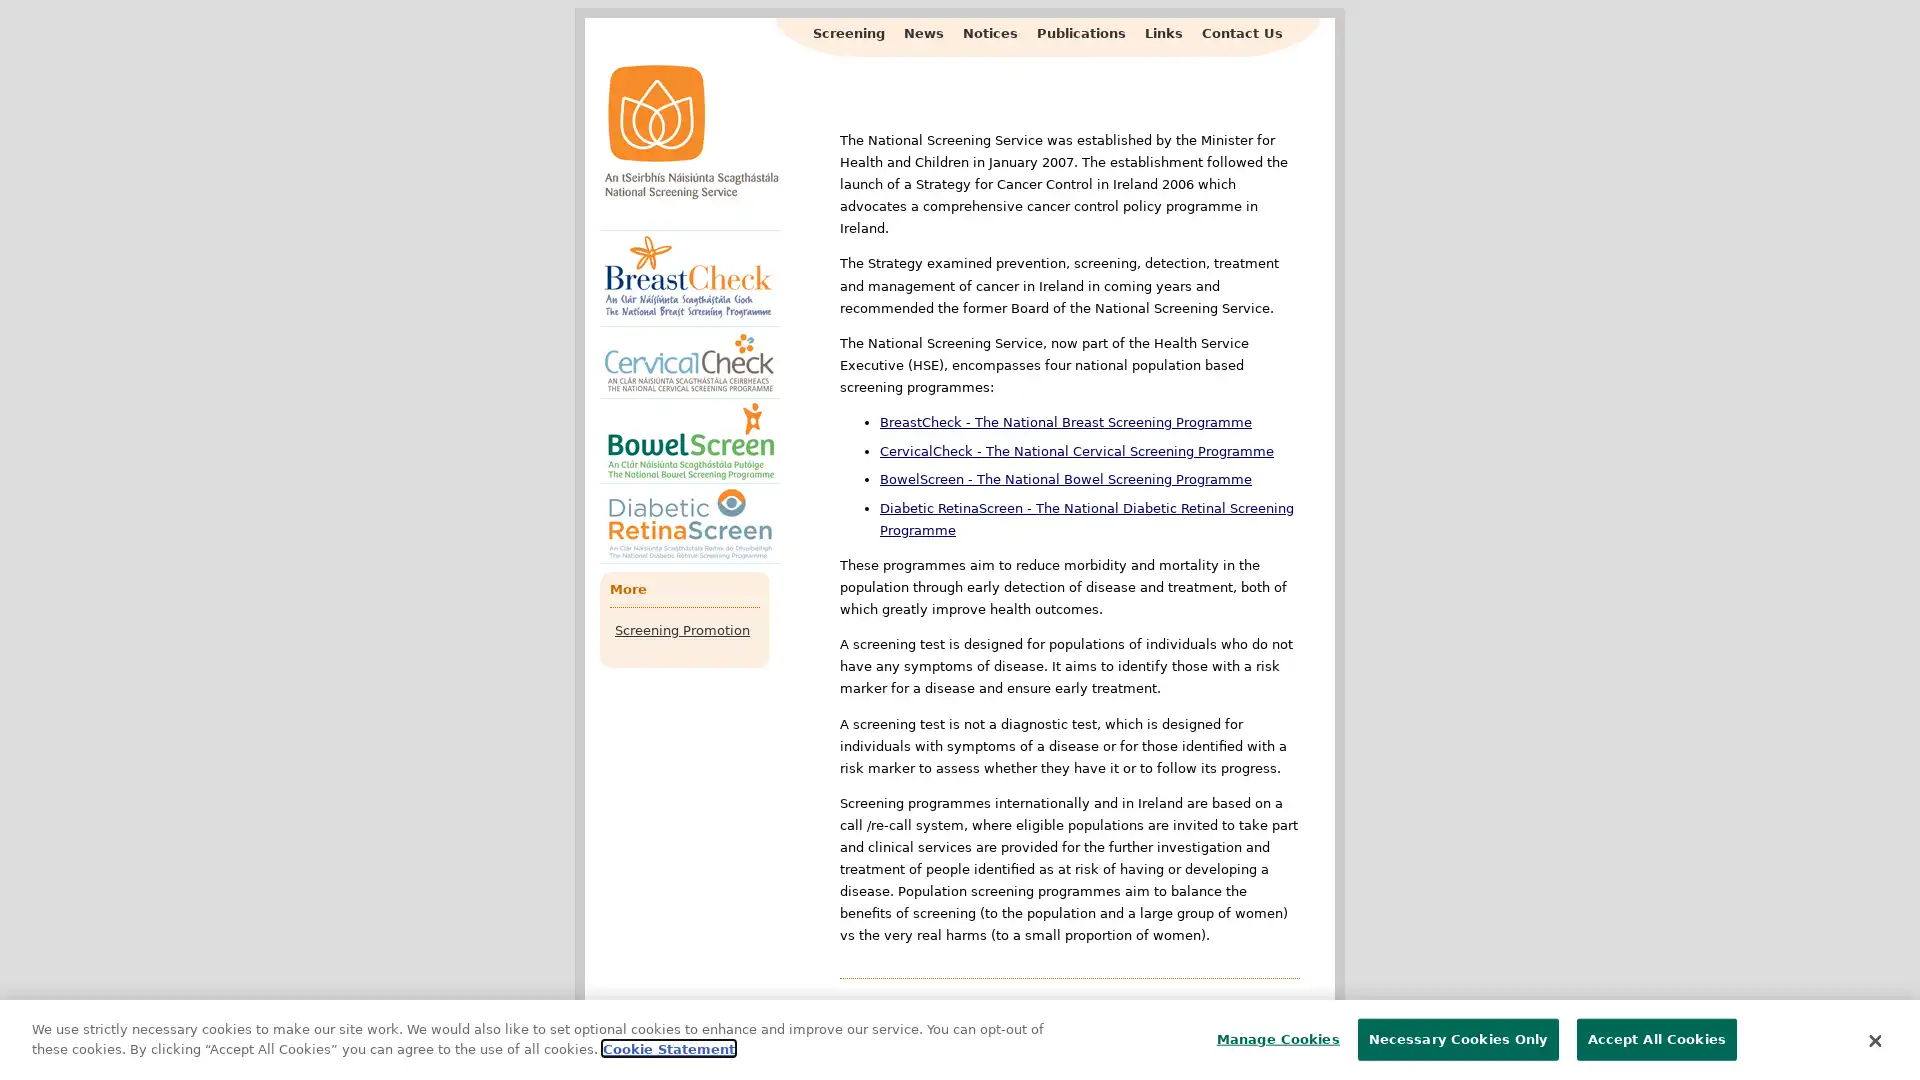  I want to click on Manage Cookies, so click(1271, 1036).